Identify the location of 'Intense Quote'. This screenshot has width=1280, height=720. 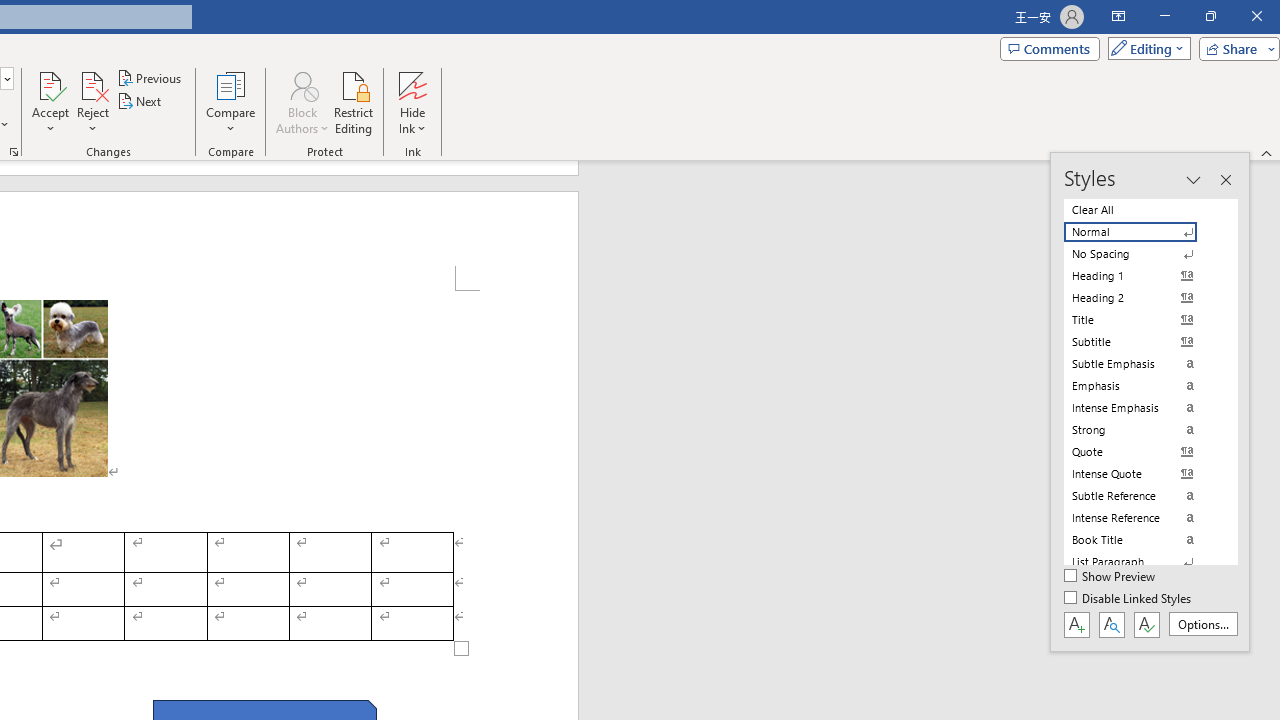
(1142, 474).